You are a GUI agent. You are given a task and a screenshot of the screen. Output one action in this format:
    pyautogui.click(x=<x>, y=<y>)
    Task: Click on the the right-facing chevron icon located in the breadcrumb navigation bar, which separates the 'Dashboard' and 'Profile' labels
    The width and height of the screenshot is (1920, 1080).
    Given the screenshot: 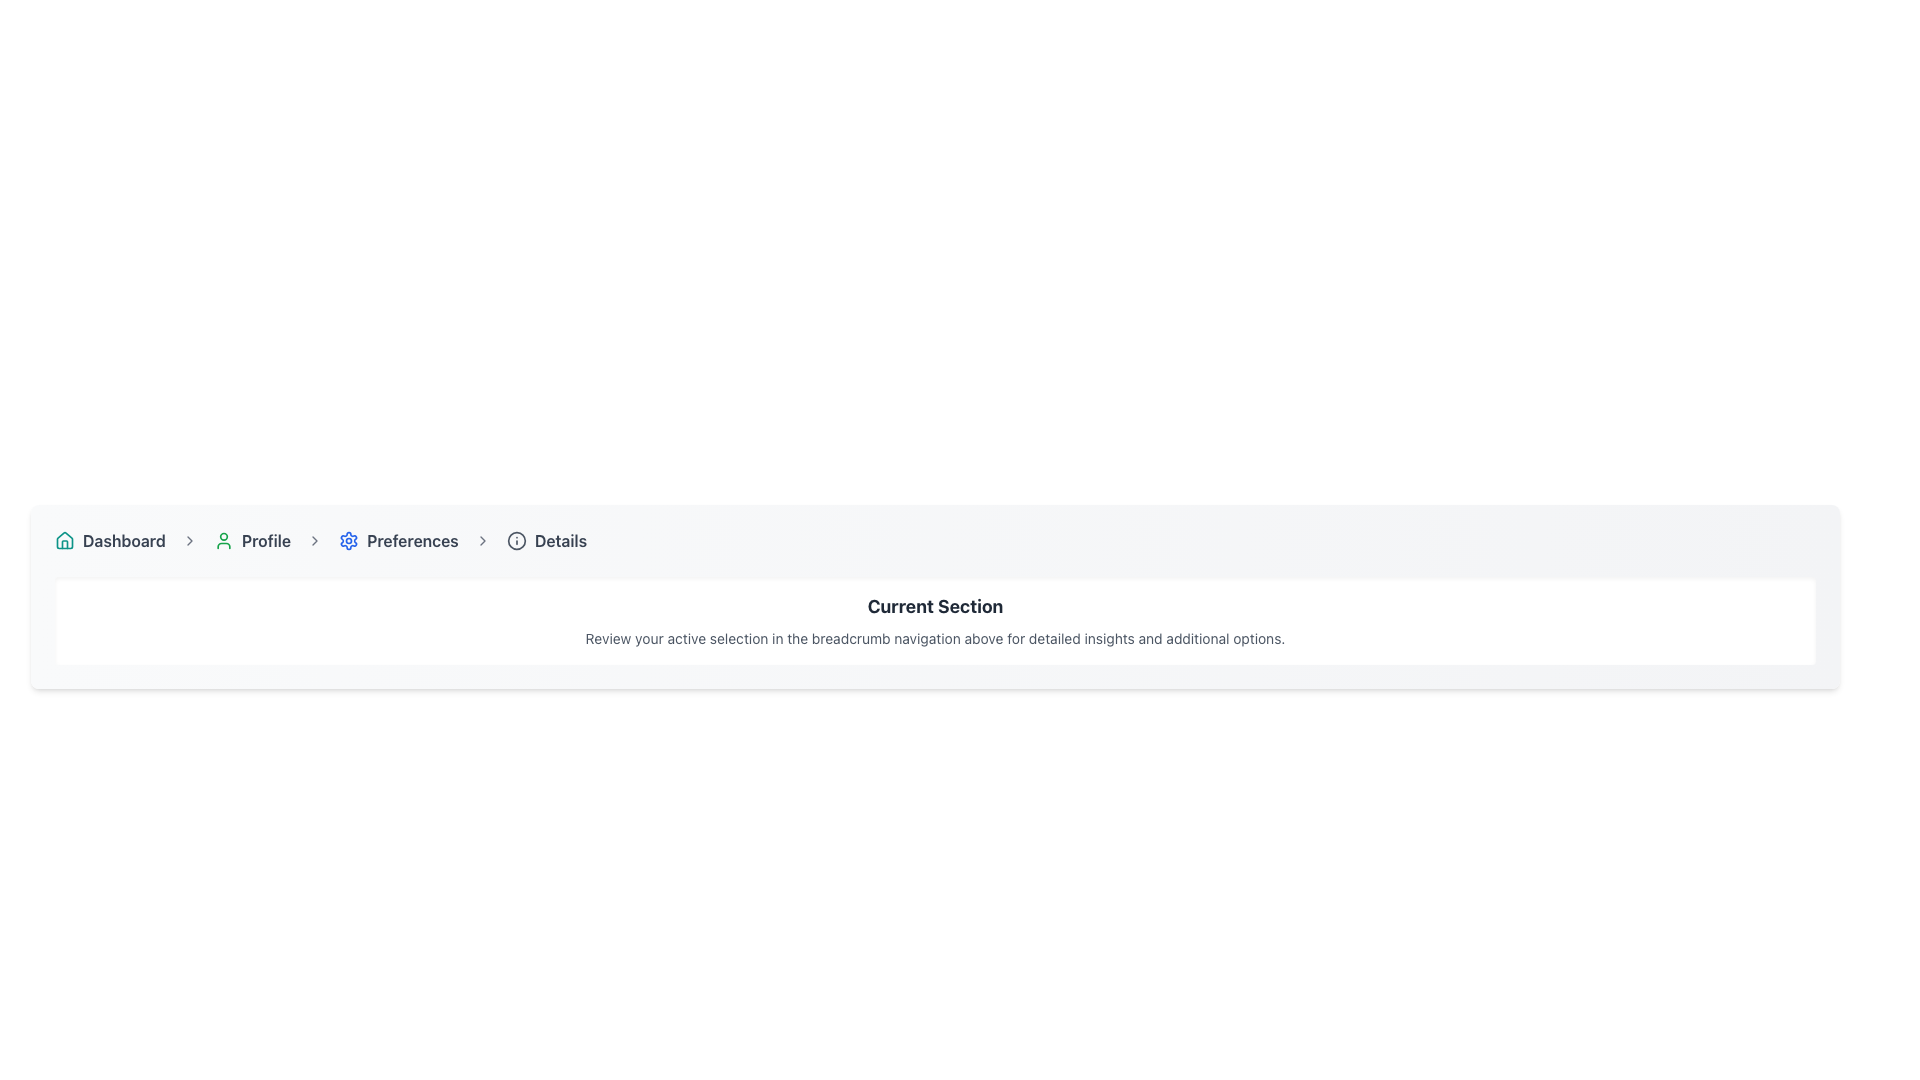 What is the action you would take?
    pyautogui.click(x=189, y=540)
    